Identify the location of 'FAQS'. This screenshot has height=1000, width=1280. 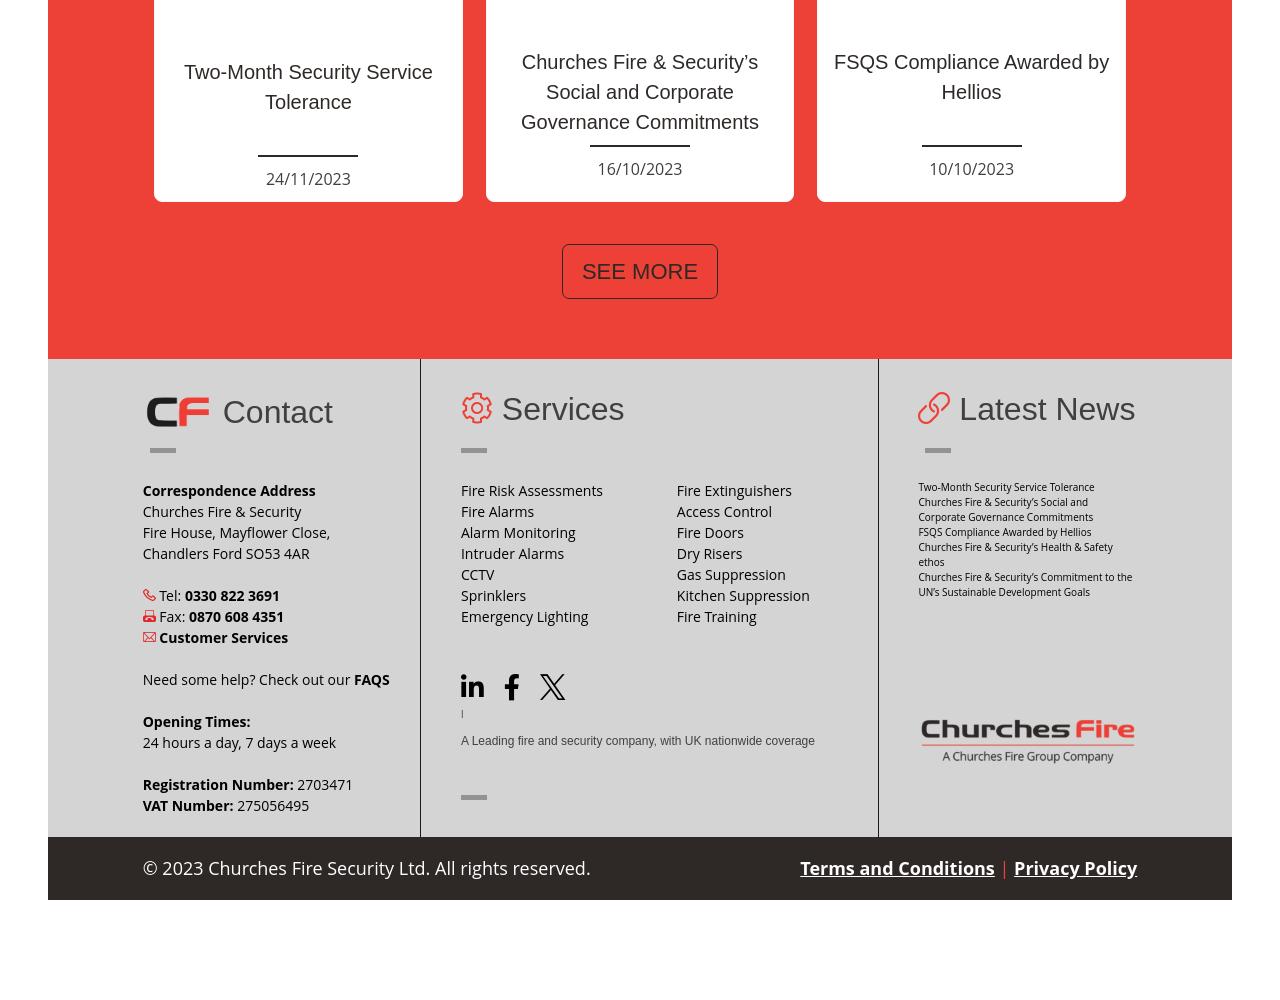
(371, 678).